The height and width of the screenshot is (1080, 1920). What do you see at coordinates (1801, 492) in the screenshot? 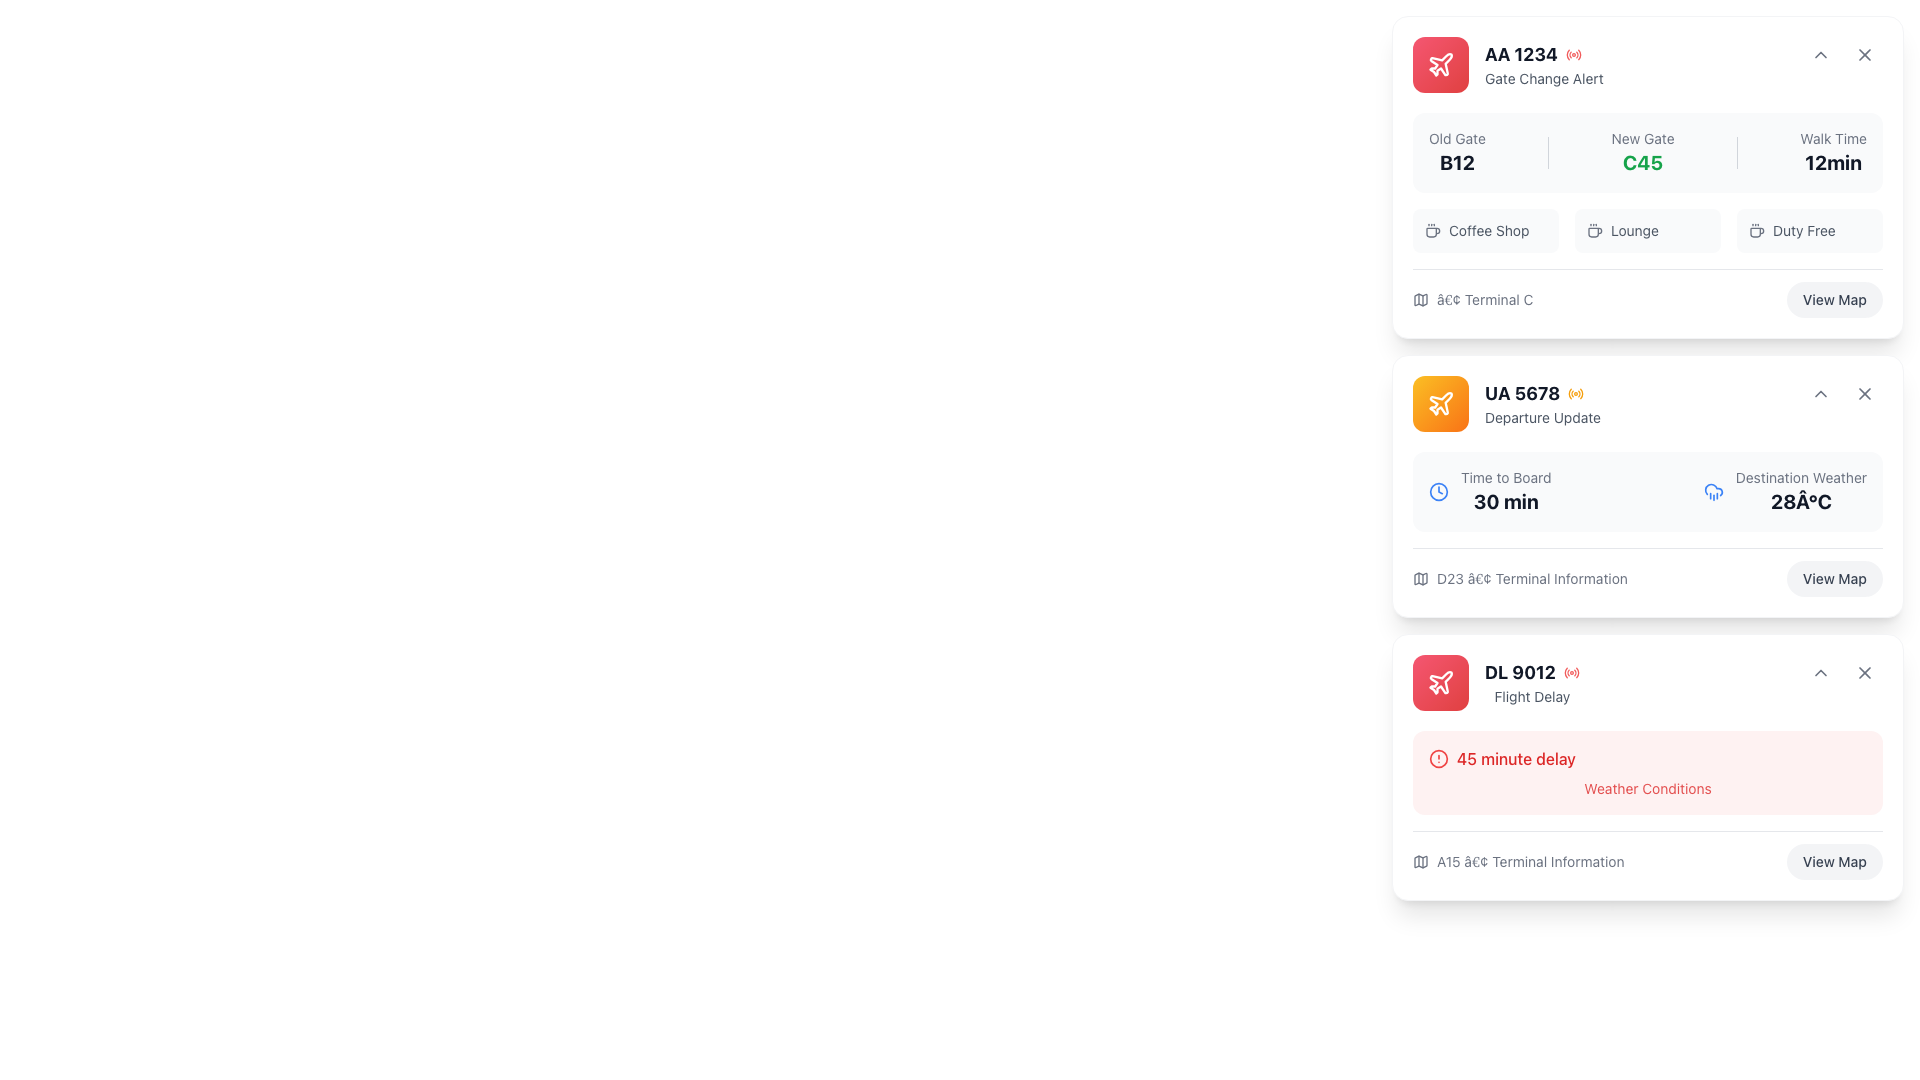
I see `the static informational text displaying weather details for the destination associated with the flight in the 'UA 5678 Departure Update' card, located on the far-right side in the same row as the boarding time information` at bounding box center [1801, 492].